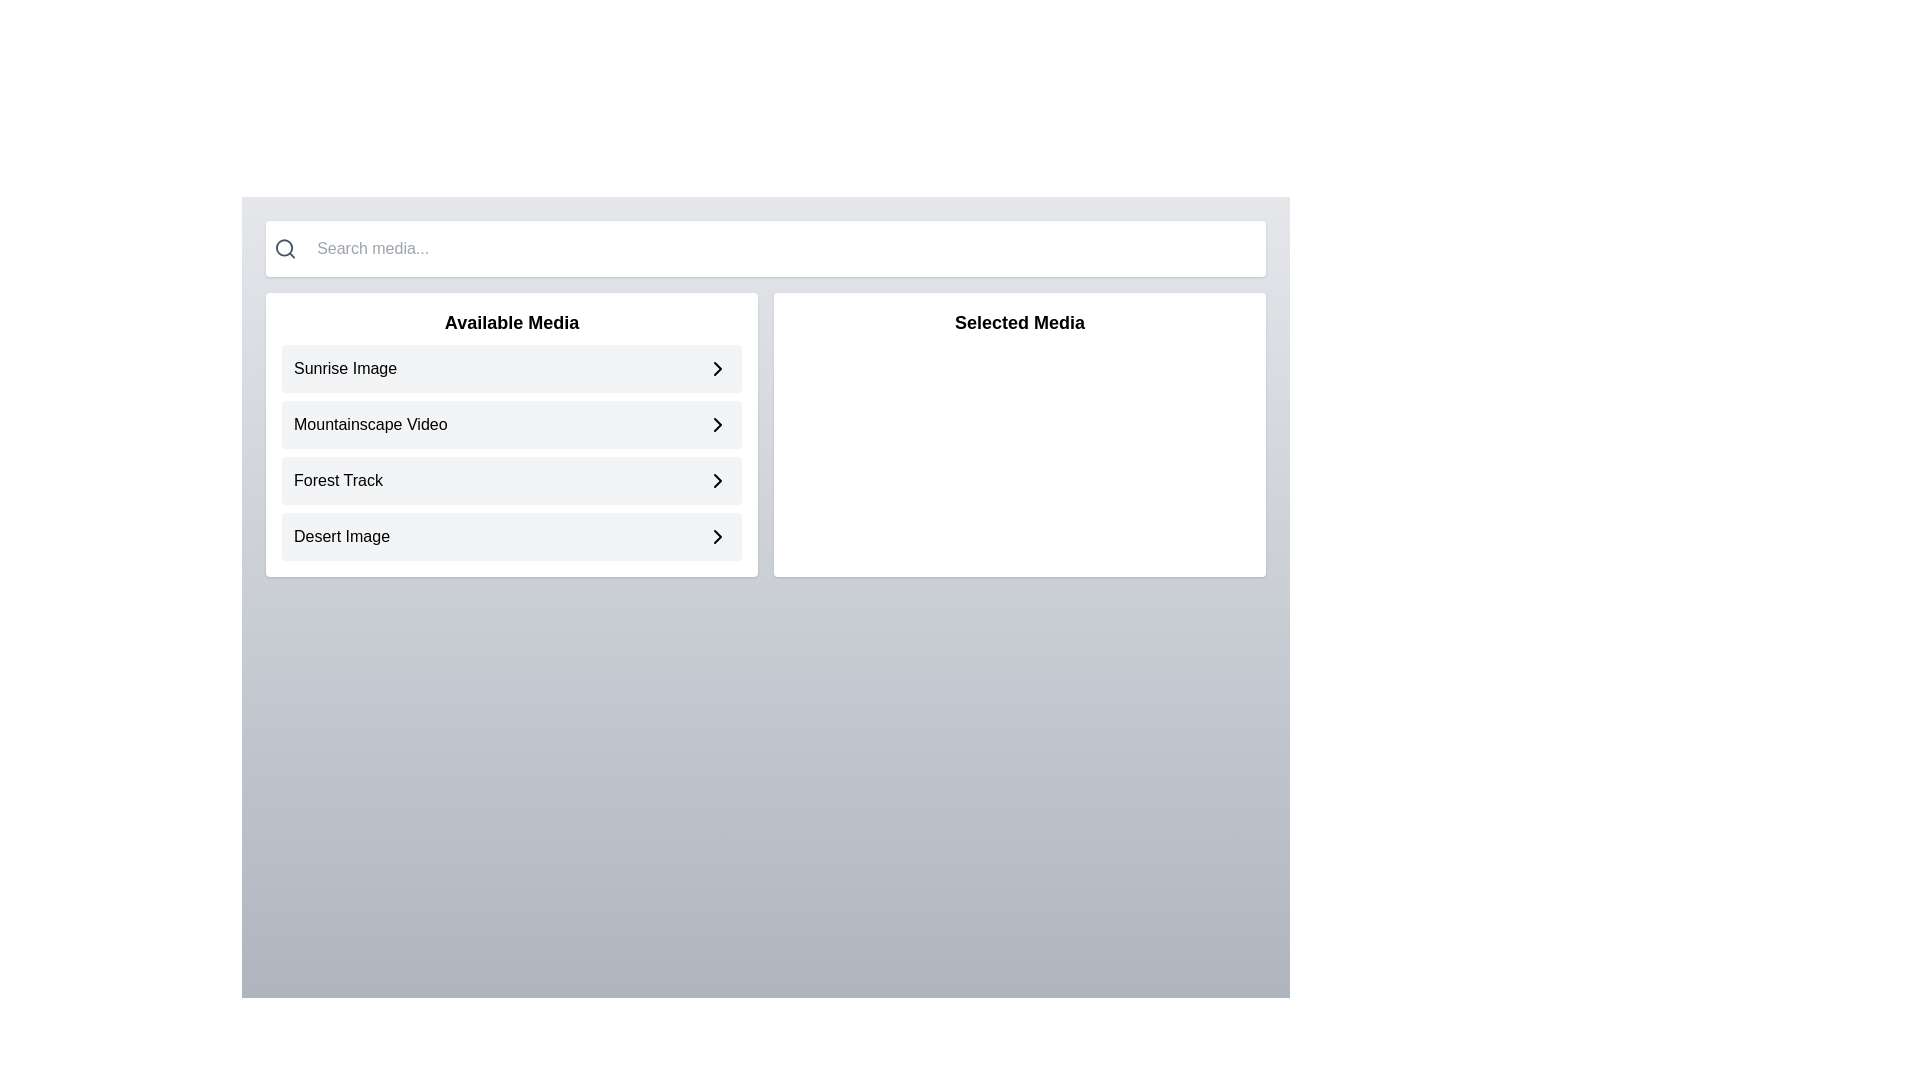  I want to click on the list item labeled 'Mountainscape Video', so click(512, 452).